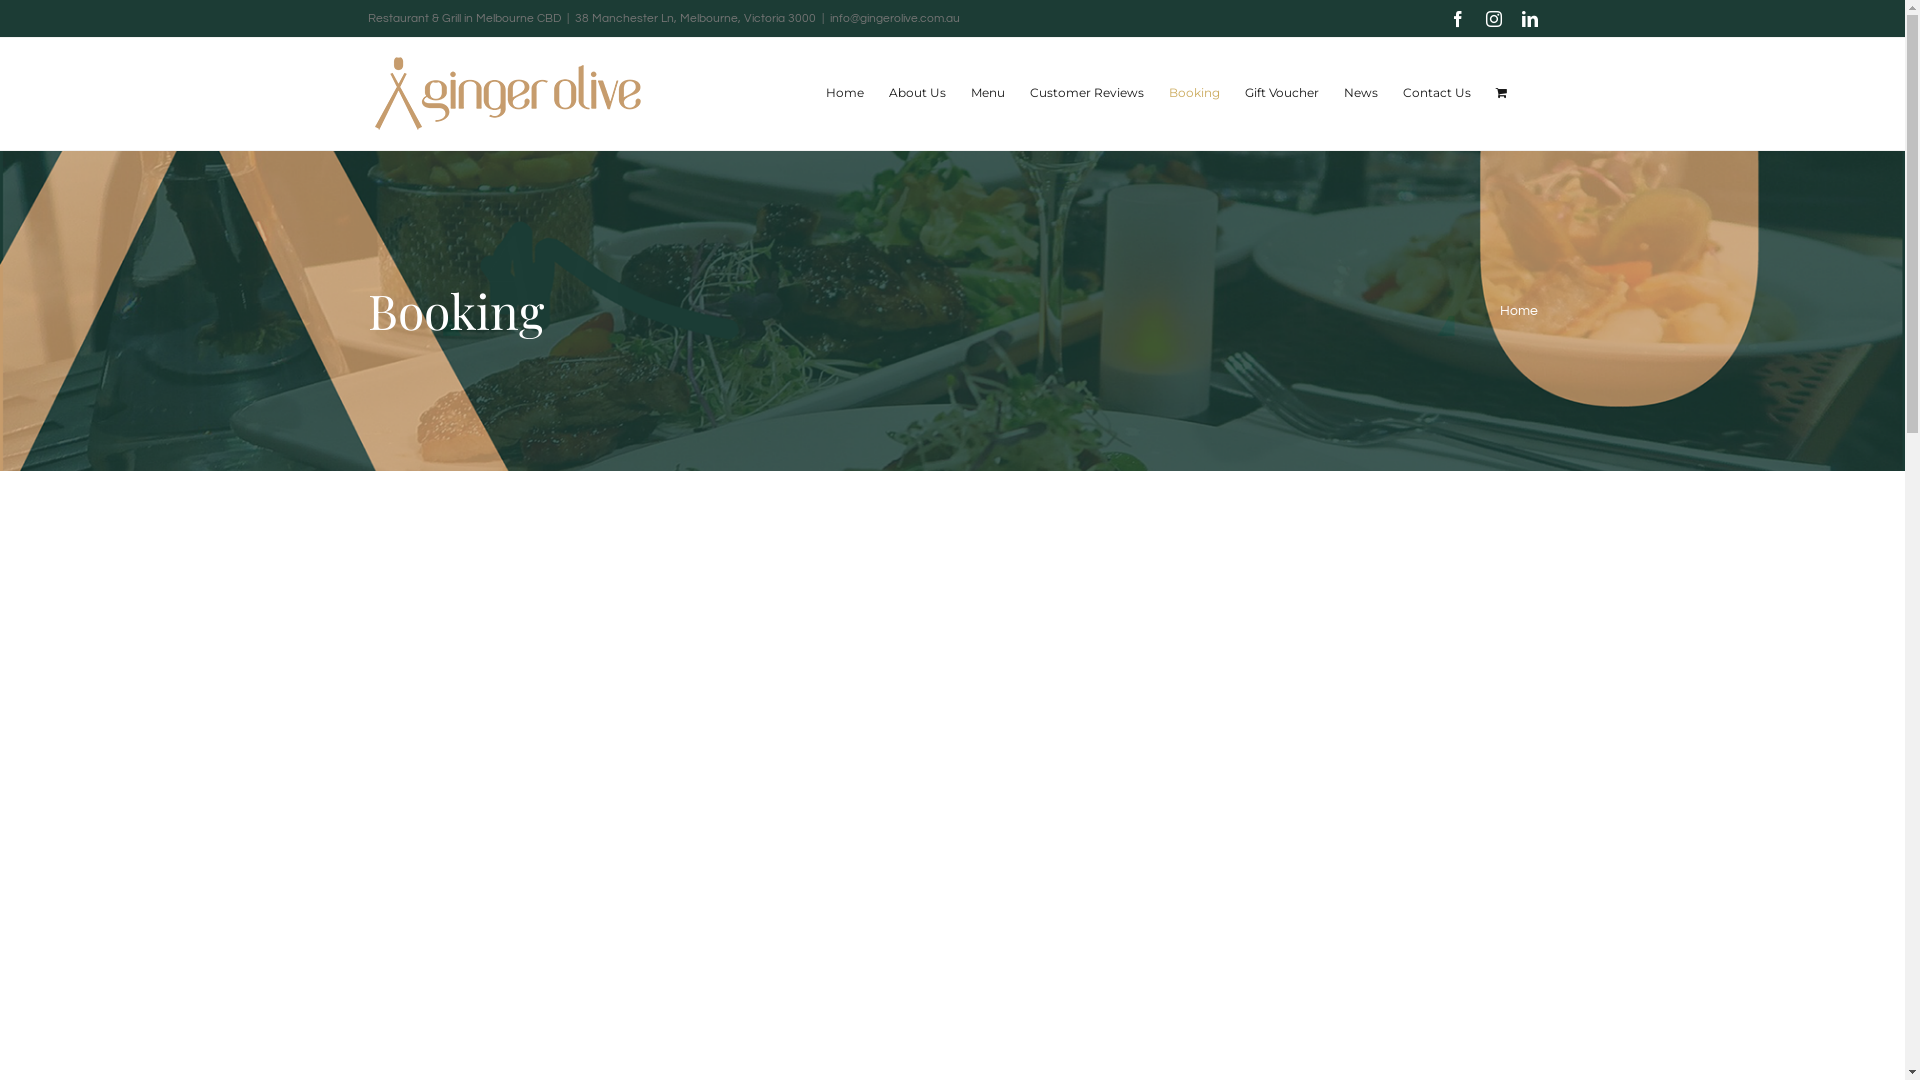 This screenshot has height=1080, width=1920. What do you see at coordinates (1434, 92) in the screenshot?
I see `'Contact Us'` at bounding box center [1434, 92].